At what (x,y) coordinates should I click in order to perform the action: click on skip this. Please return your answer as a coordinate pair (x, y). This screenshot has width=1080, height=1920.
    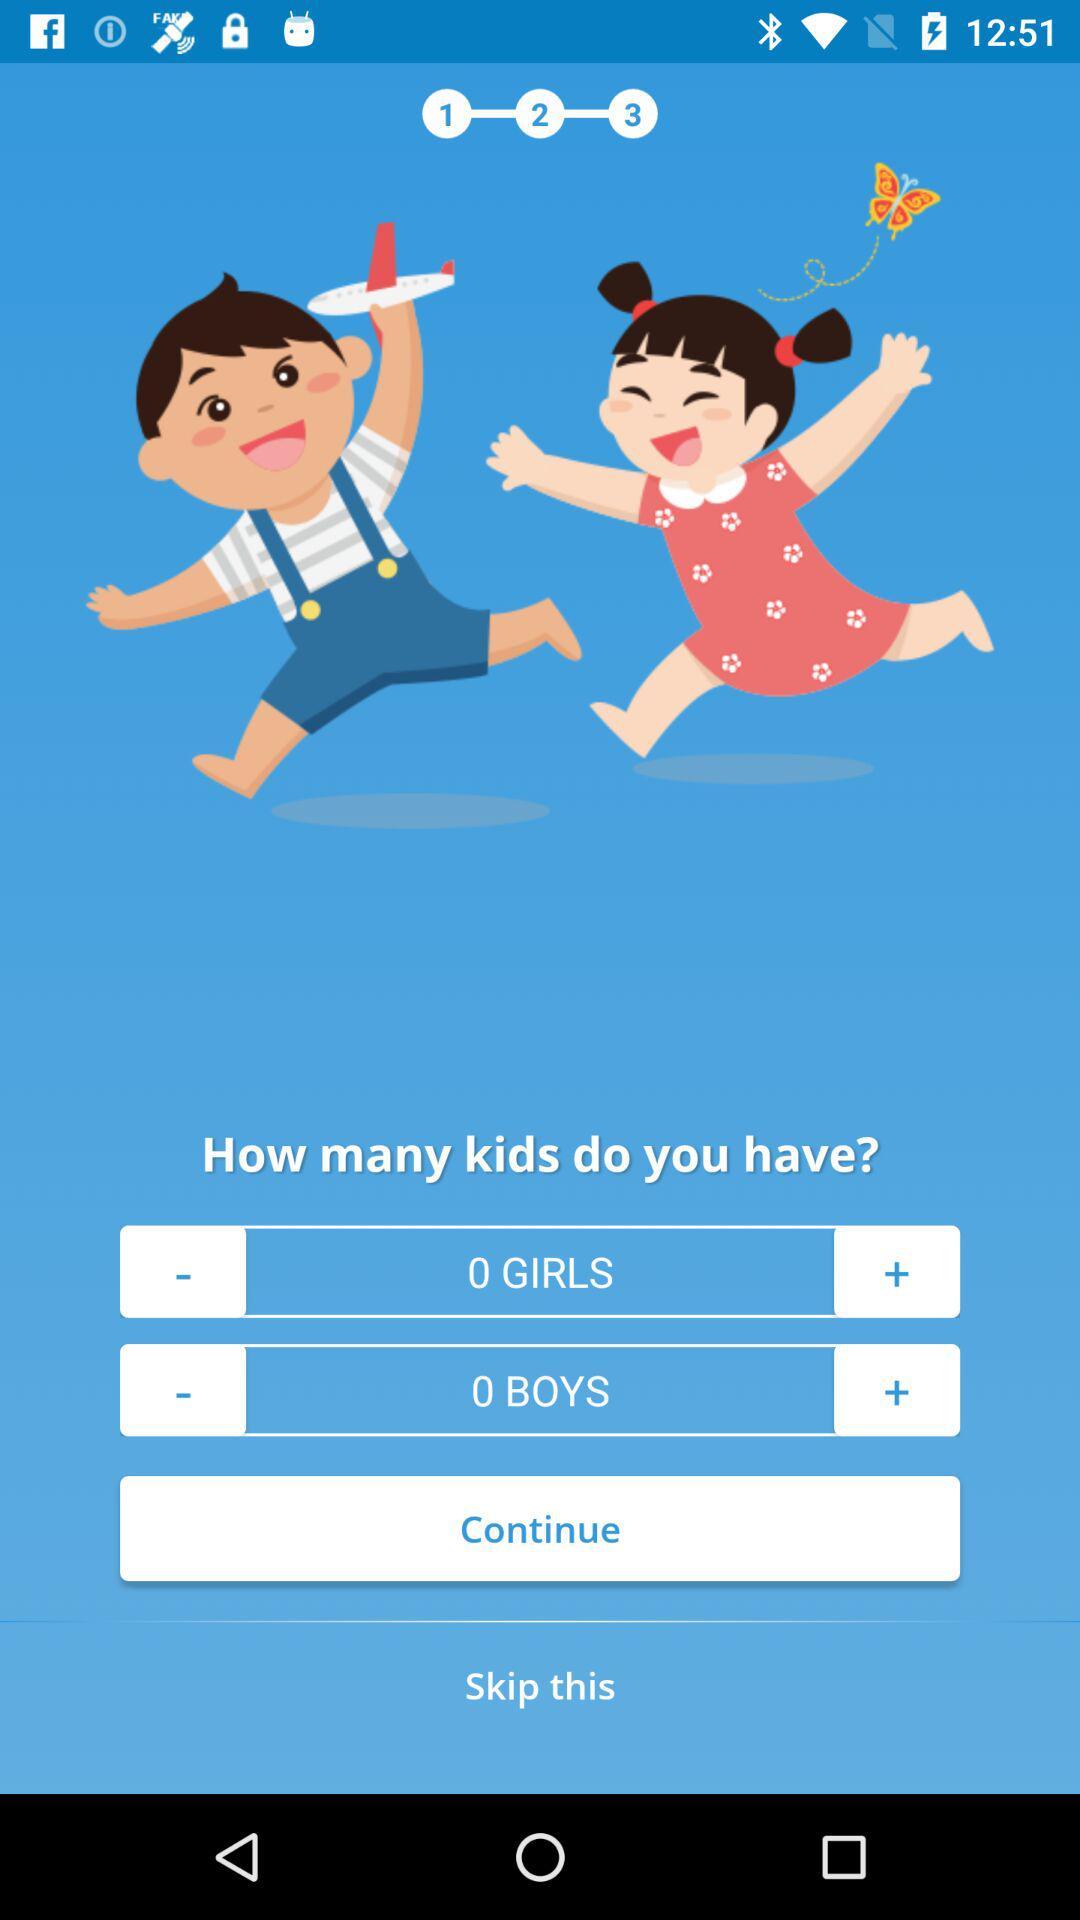
    Looking at the image, I should click on (540, 1684).